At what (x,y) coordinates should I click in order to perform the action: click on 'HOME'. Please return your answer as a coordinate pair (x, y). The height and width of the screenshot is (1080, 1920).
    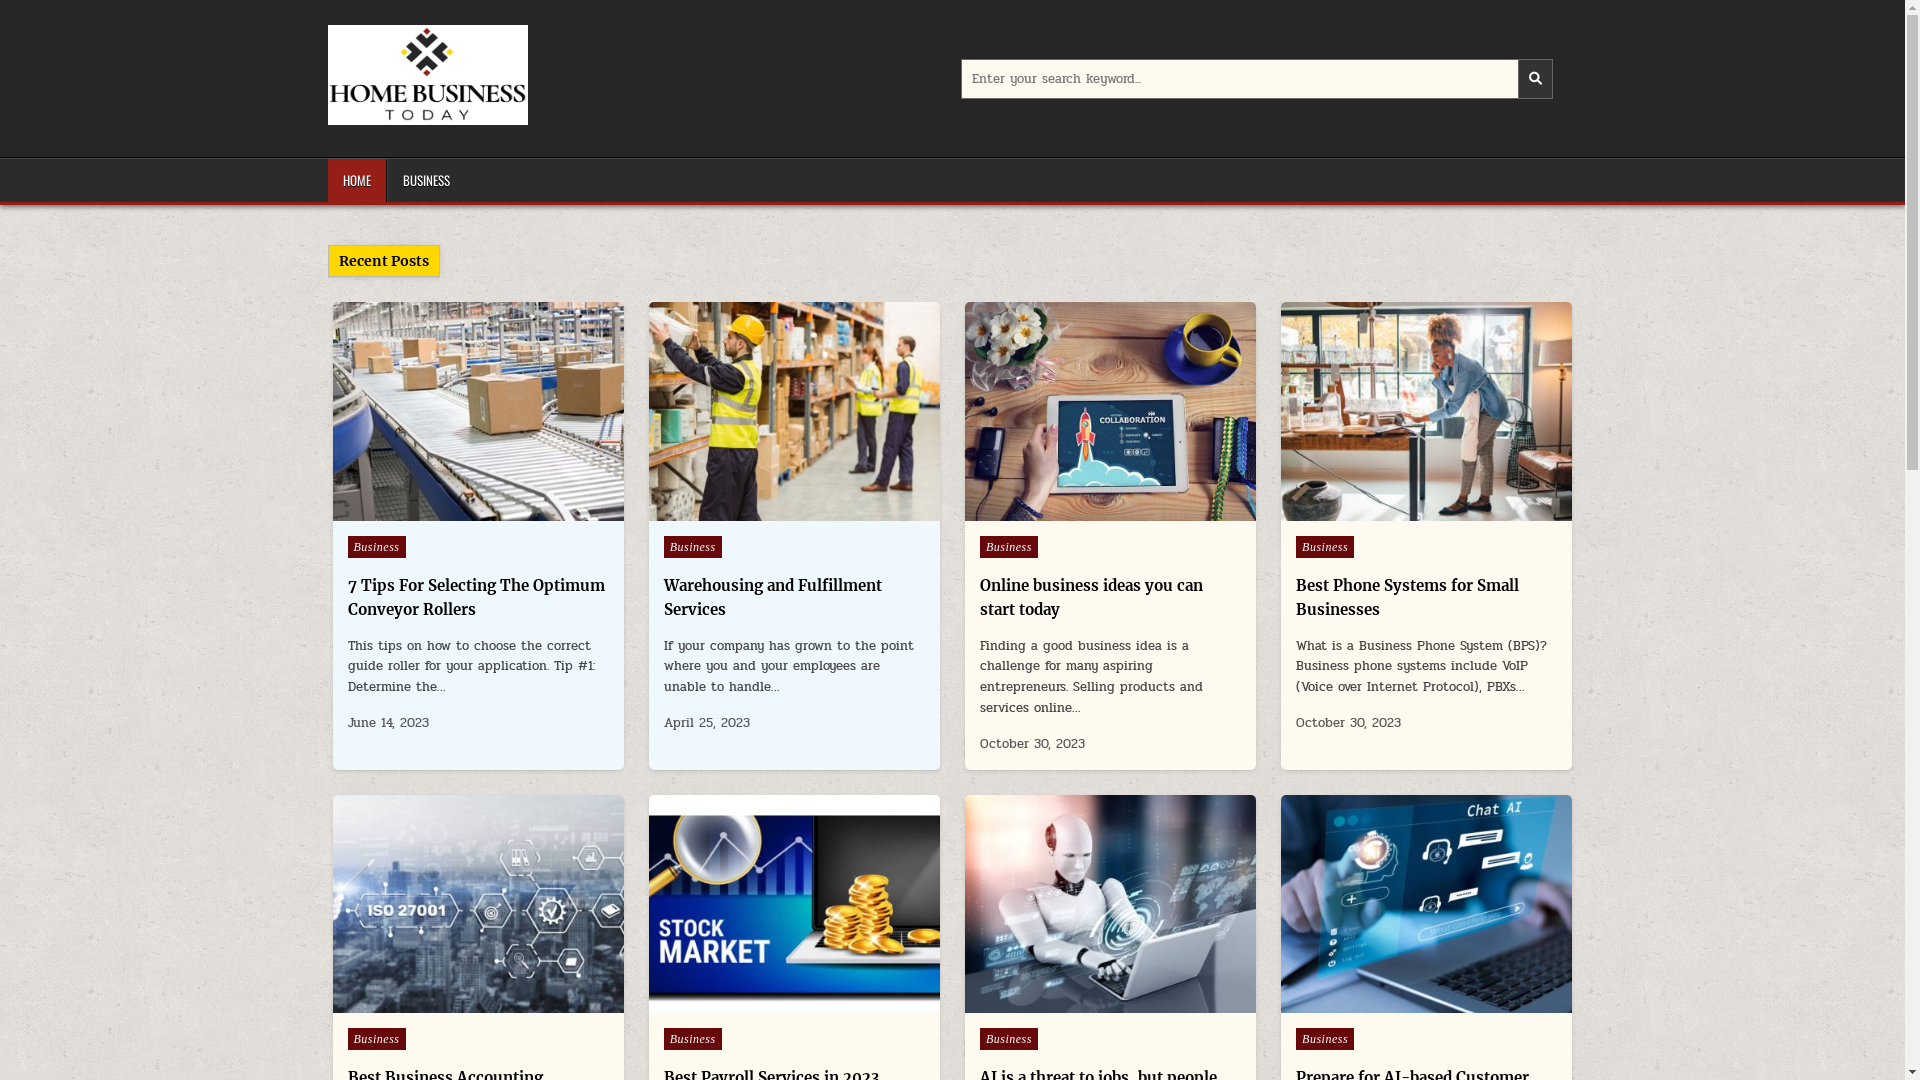
    Looking at the image, I should click on (357, 180).